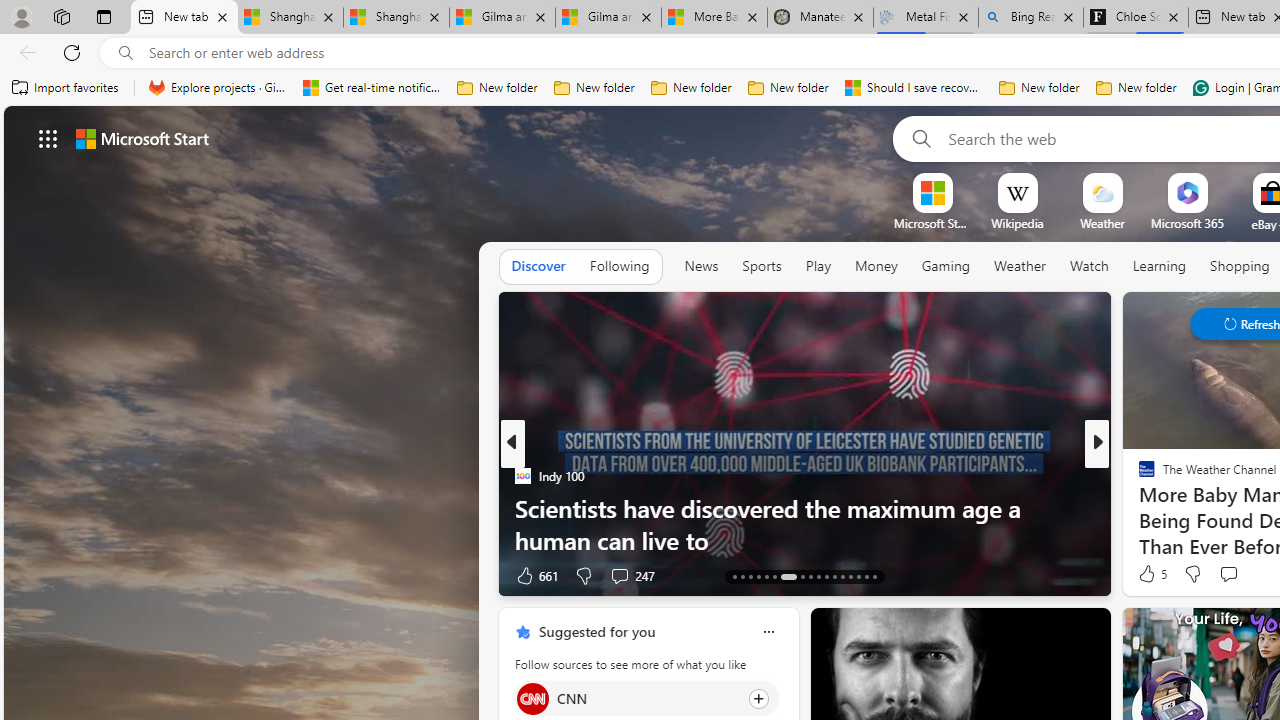 Image resolution: width=1280 pixels, height=720 pixels. I want to click on 'Learning', so click(1159, 266).